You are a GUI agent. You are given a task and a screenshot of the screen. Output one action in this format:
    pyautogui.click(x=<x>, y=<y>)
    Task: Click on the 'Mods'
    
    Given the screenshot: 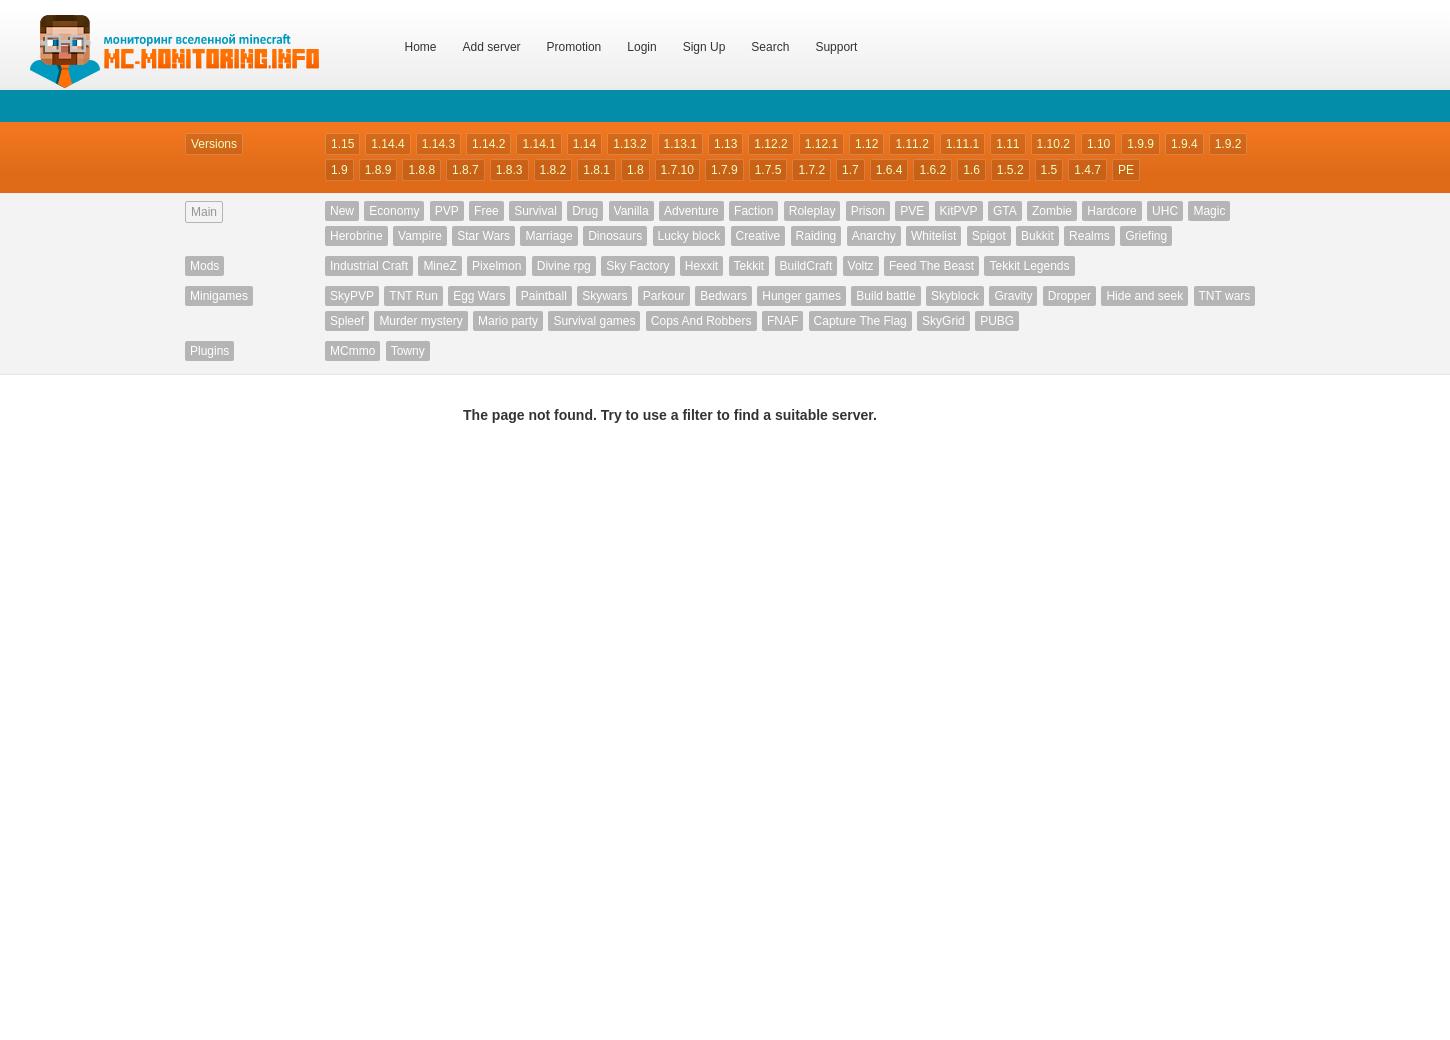 What is the action you would take?
    pyautogui.click(x=203, y=265)
    